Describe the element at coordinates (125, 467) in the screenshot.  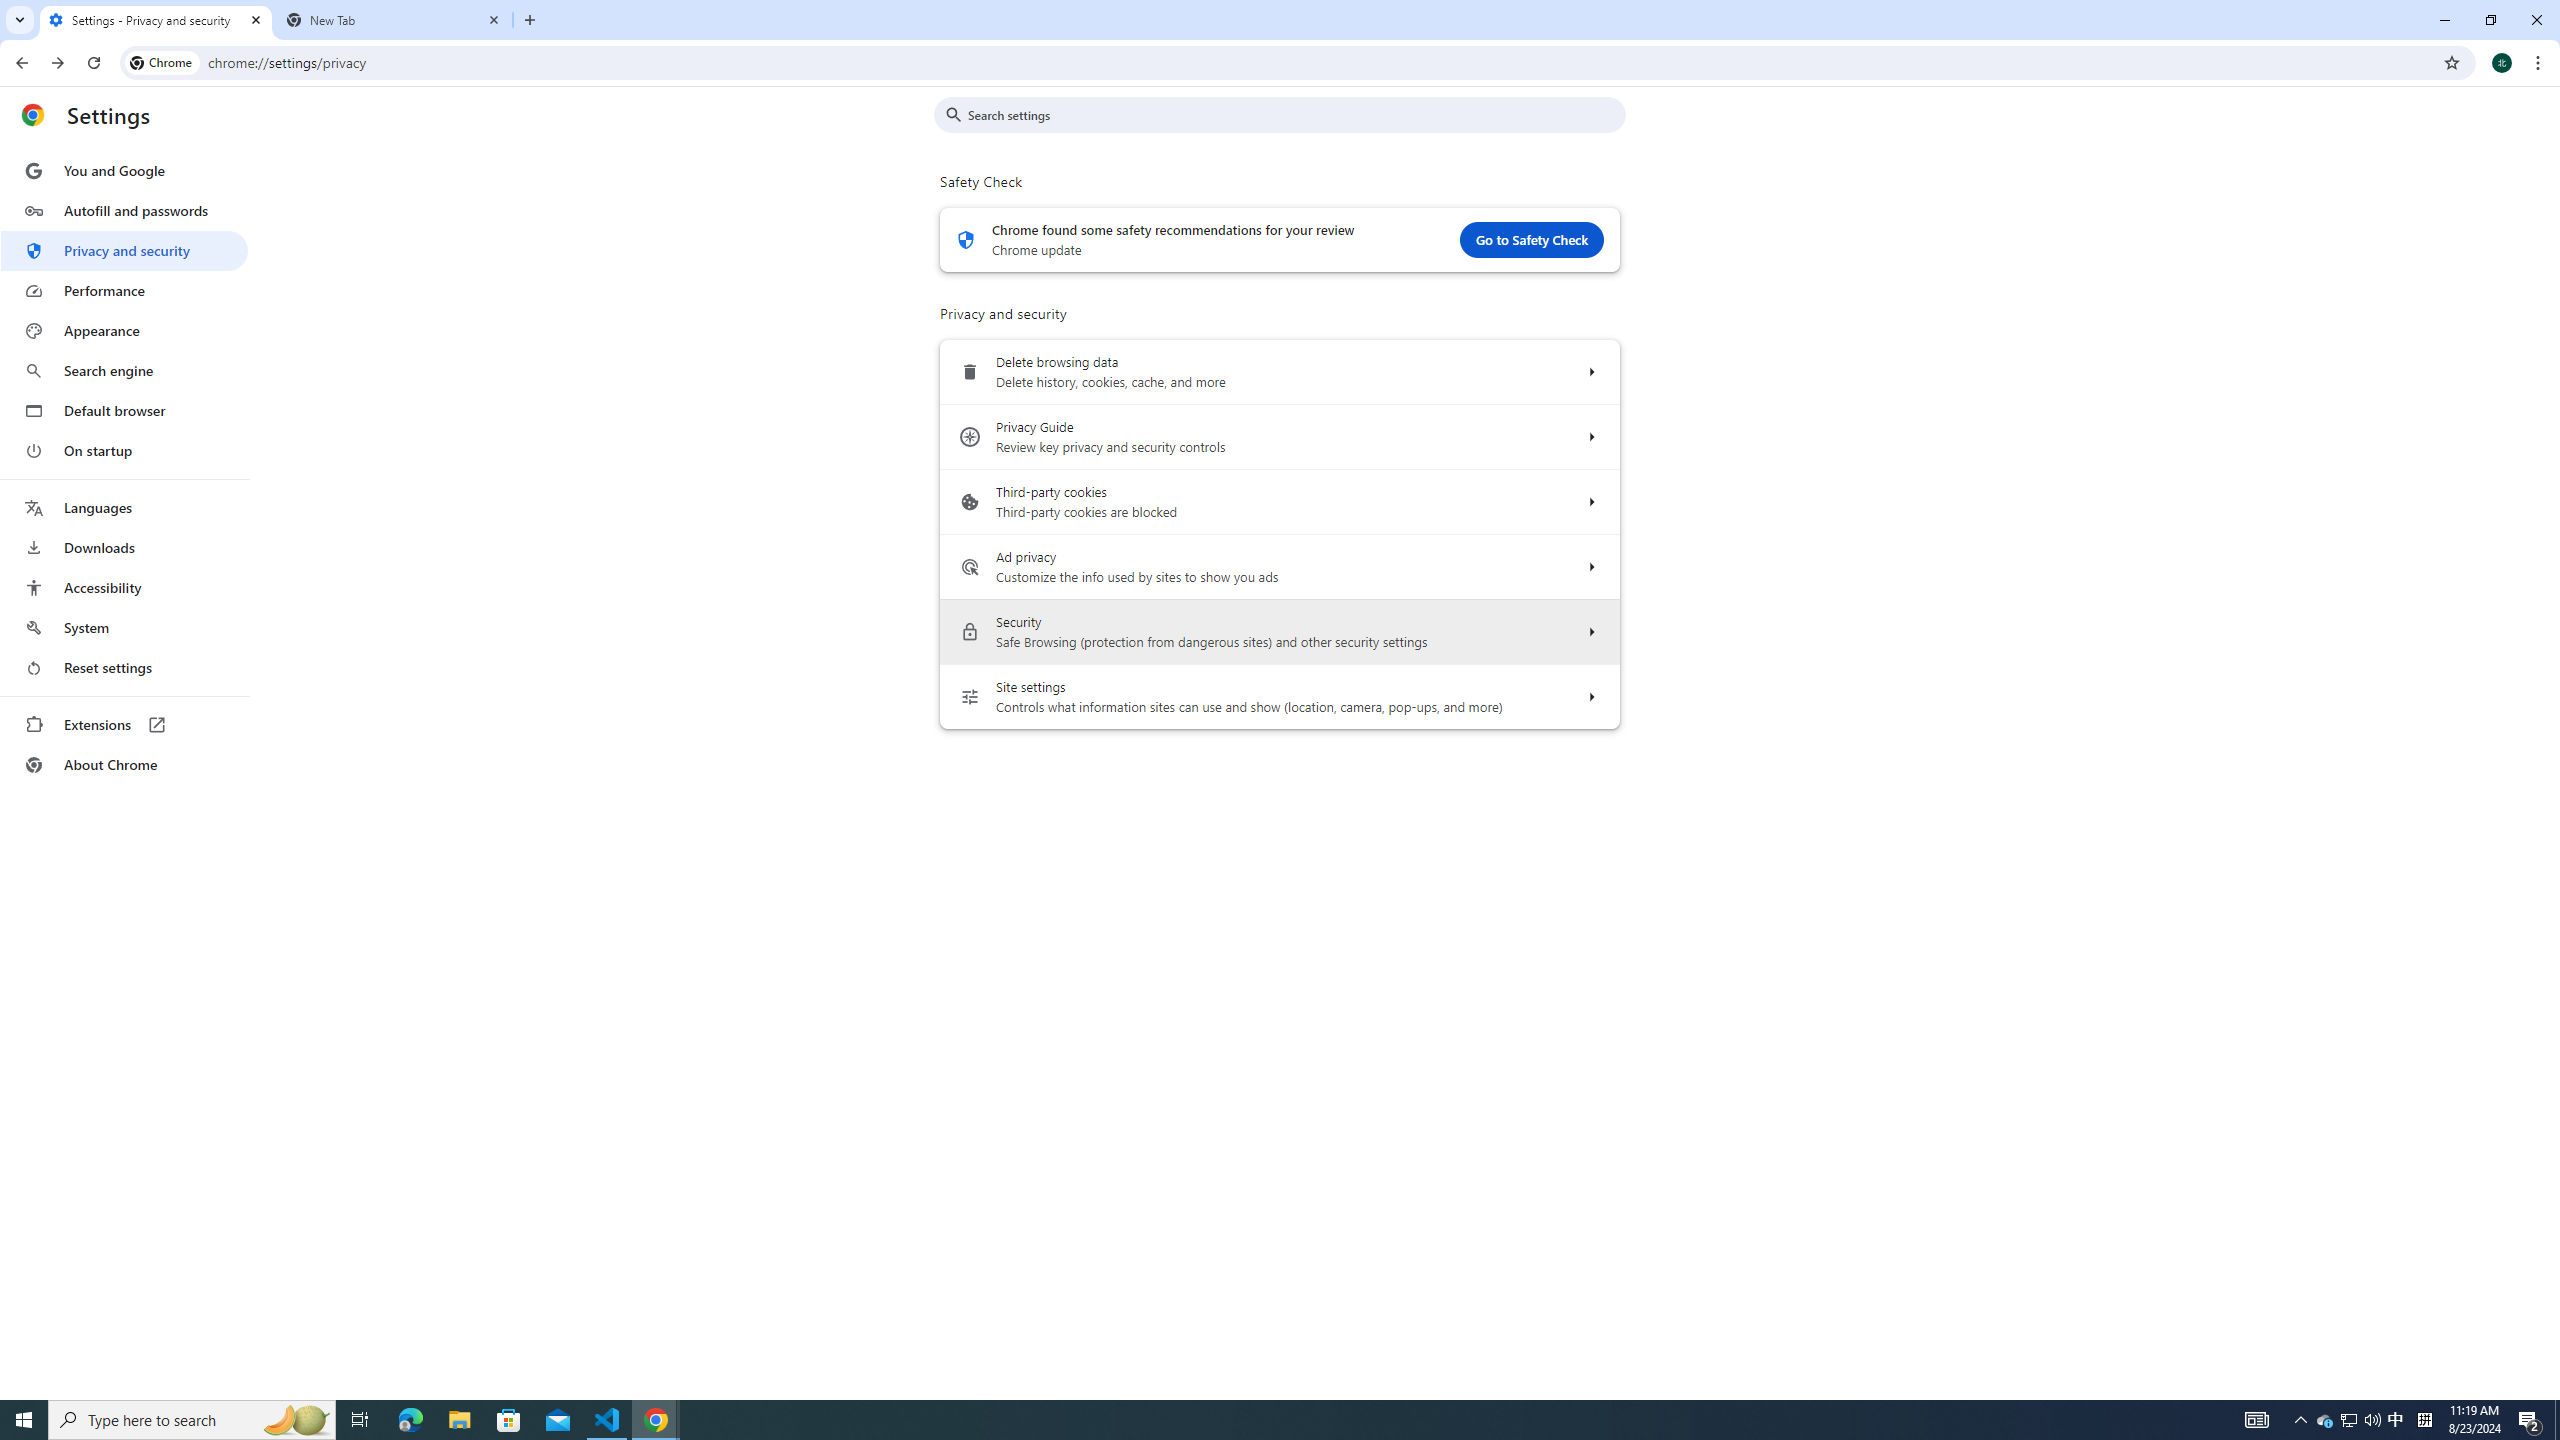
I see `'AutomationID: menu'` at that location.